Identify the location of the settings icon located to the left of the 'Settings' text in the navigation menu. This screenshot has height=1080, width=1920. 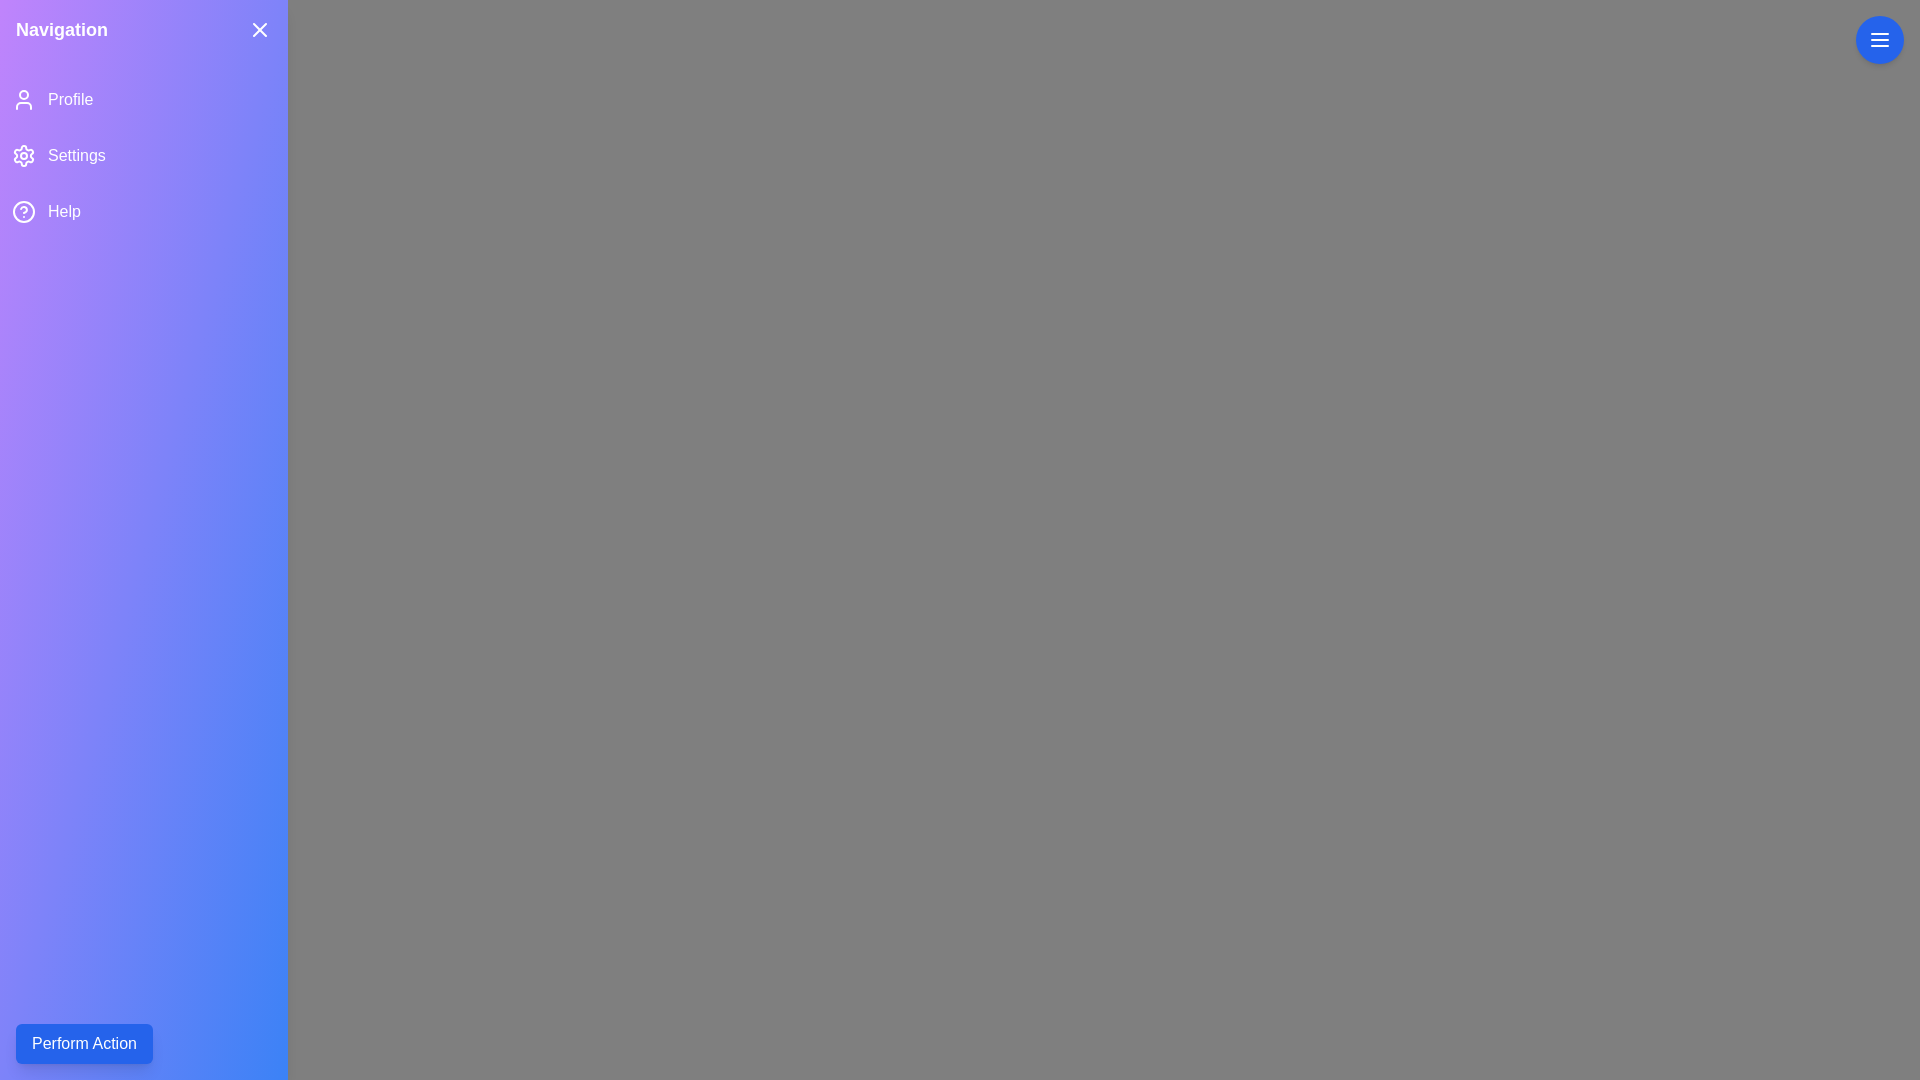
(24, 154).